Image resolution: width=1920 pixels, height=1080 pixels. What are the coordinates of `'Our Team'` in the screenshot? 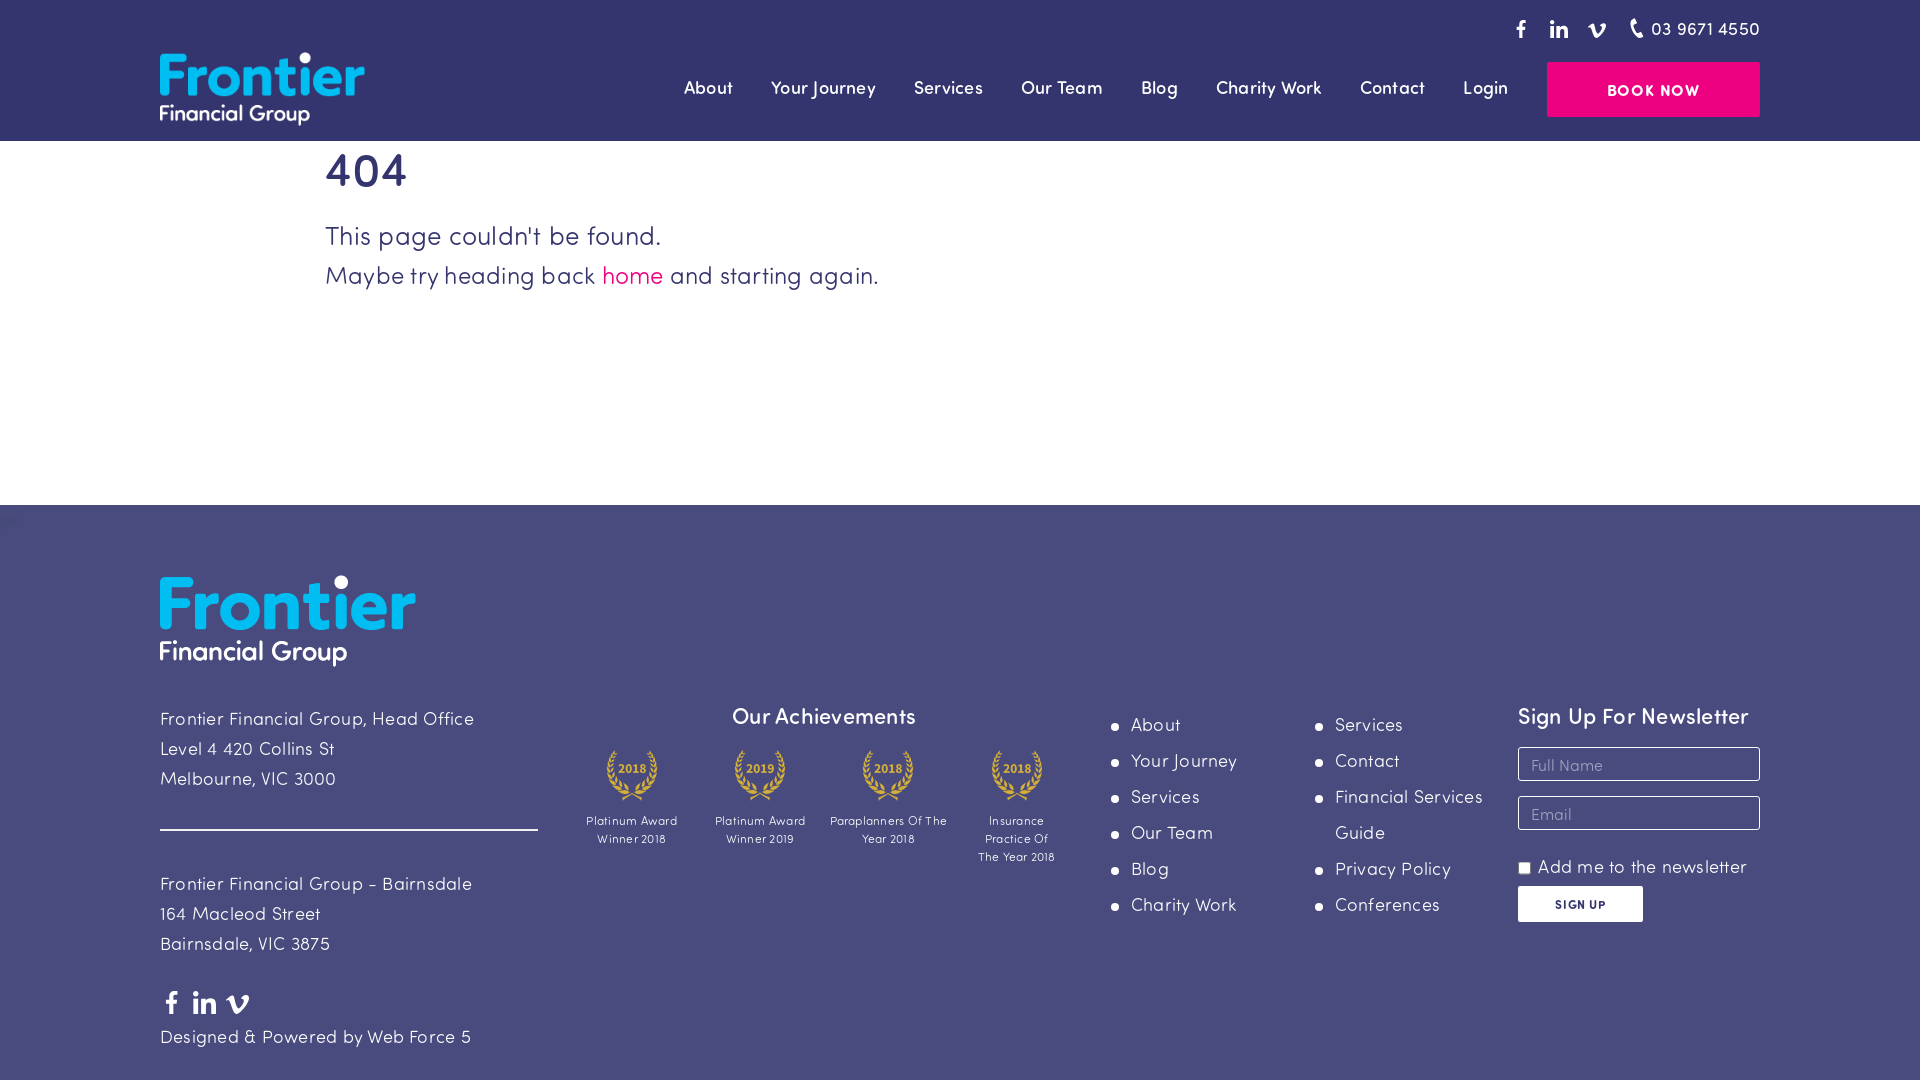 It's located at (1060, 86).